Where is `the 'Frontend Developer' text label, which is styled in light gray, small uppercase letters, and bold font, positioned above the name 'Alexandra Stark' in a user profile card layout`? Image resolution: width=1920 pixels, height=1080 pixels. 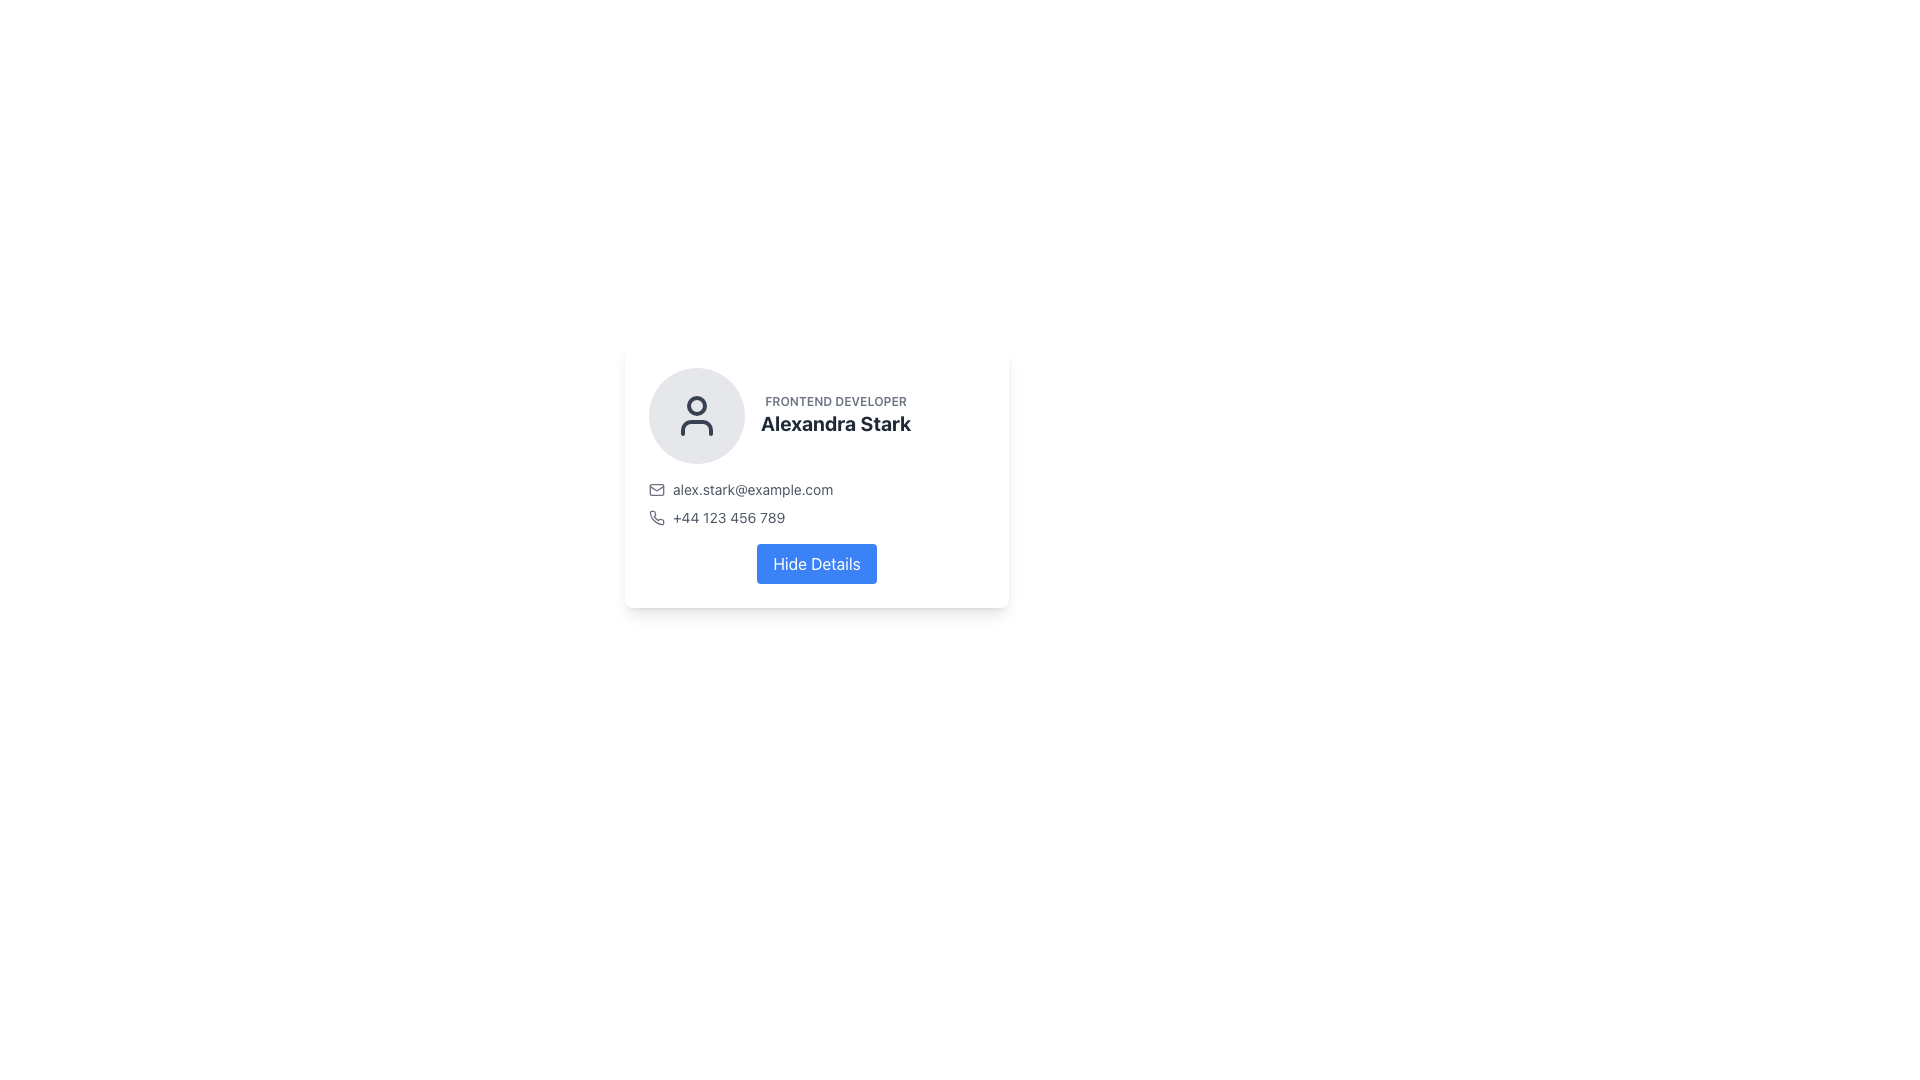
the 'Frontend Developer' text label, which is styled in light gray, small uppercase letters, and bold font, positioned above the name 'Alexandra Stark' in a user profile card layout is located at coordinates (836, 401).